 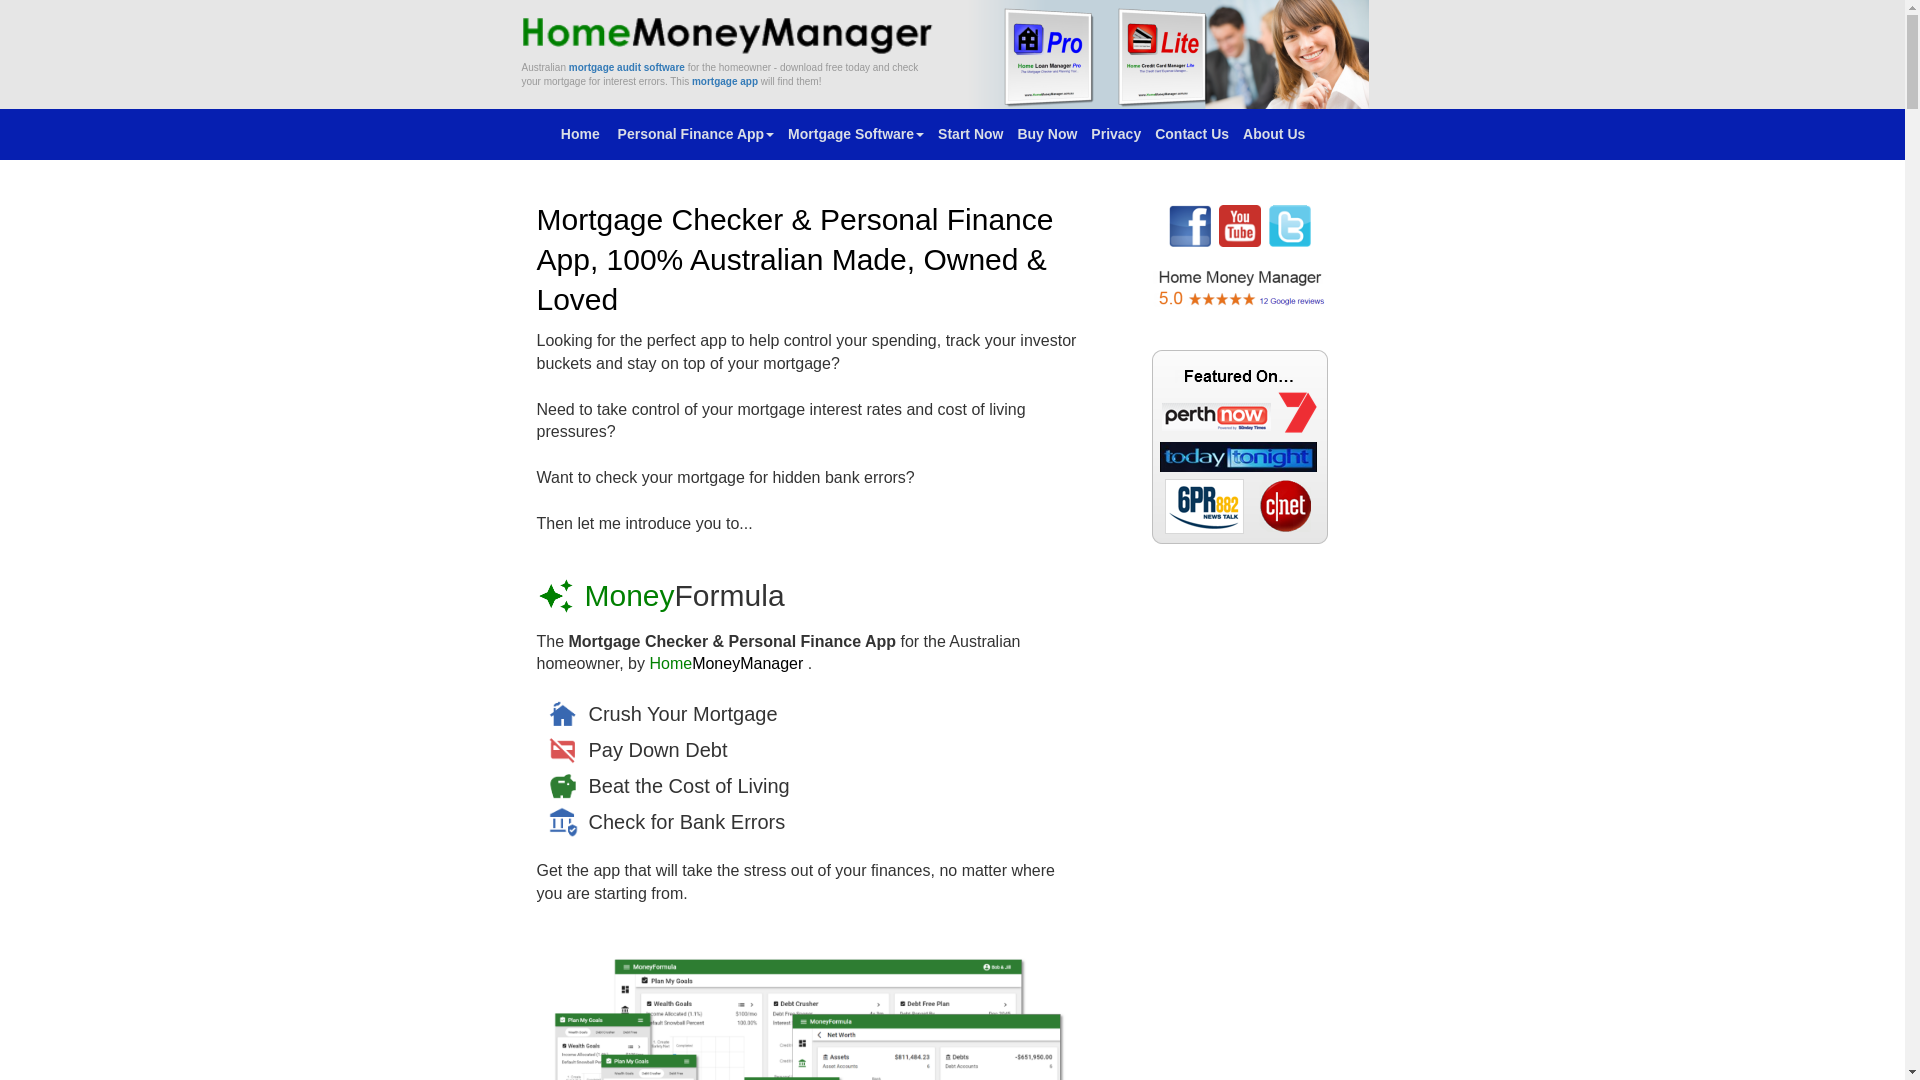 I want to click on 'HomeMoneyManager - Facebook Page', so click(x=1190, y=225).